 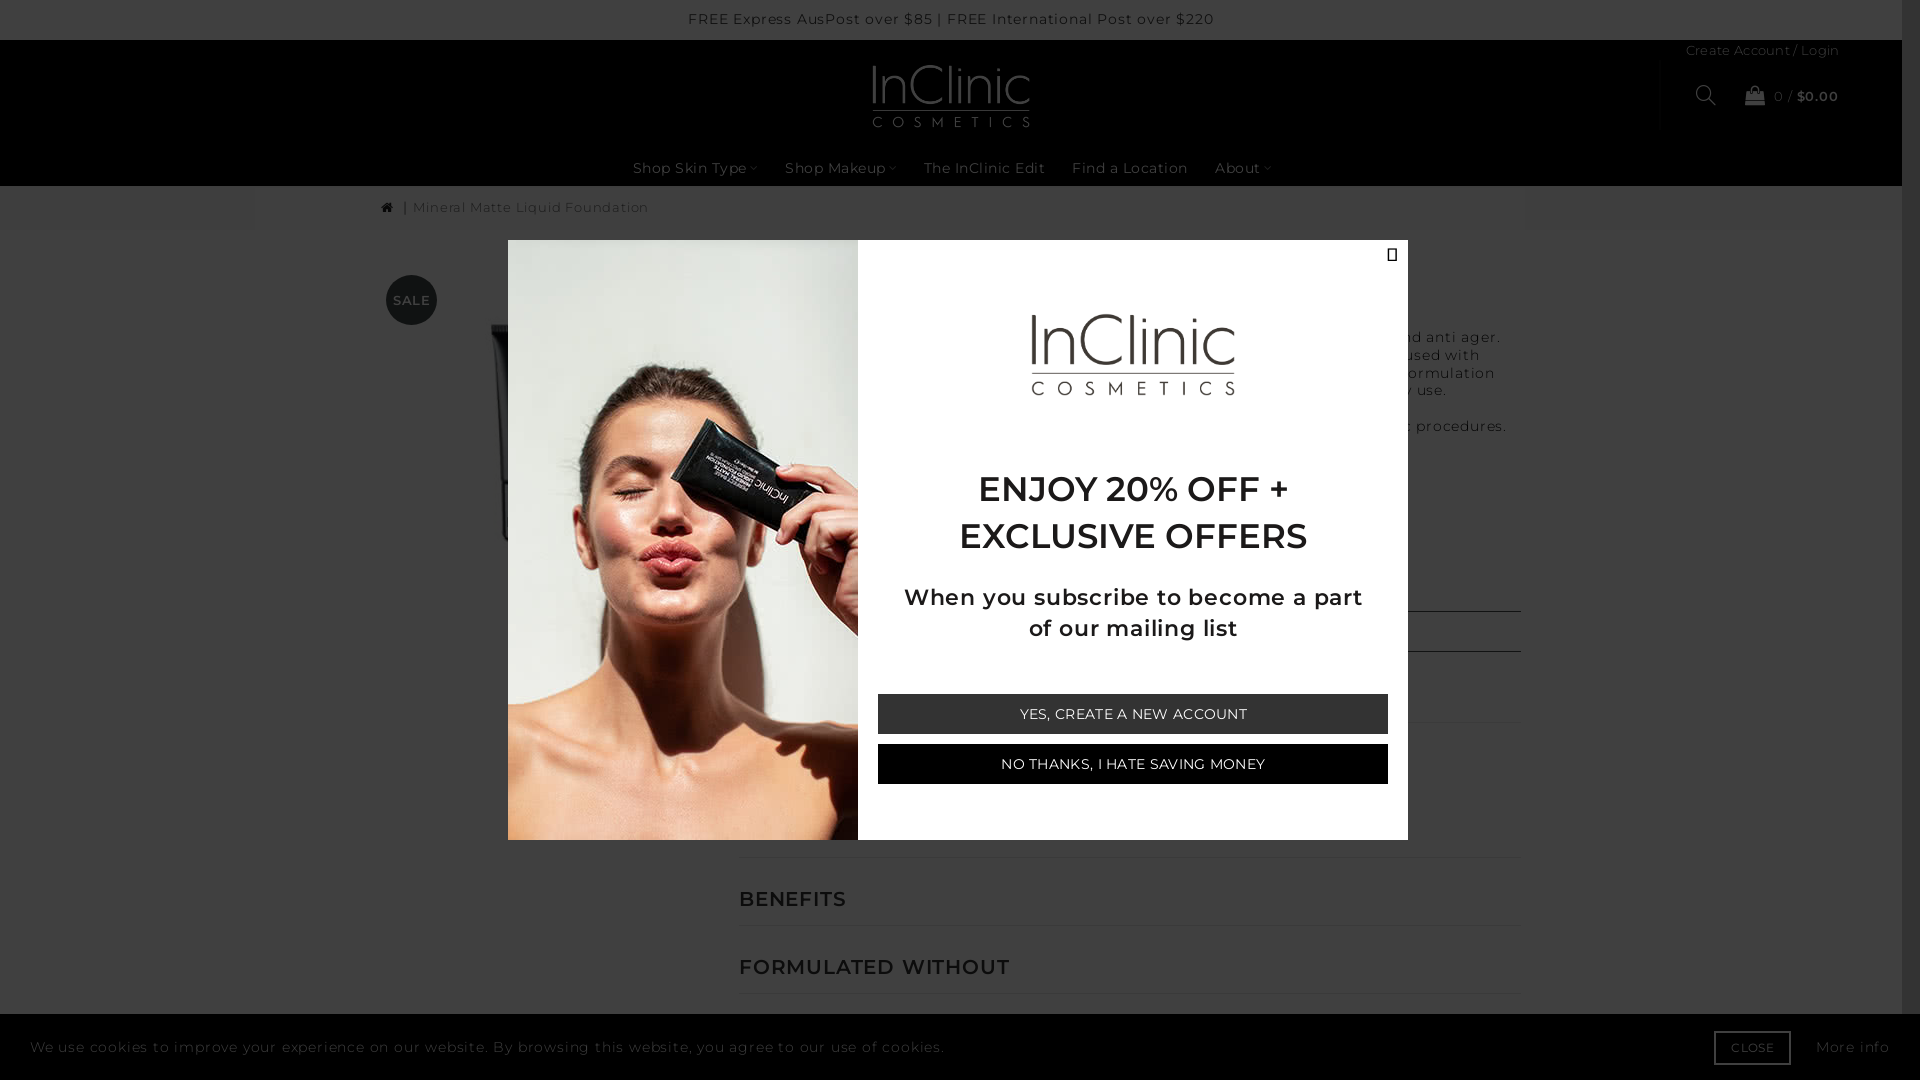 I want to click on 'Mineral Matte Liquid Foundation', so click(x=411, y=207).